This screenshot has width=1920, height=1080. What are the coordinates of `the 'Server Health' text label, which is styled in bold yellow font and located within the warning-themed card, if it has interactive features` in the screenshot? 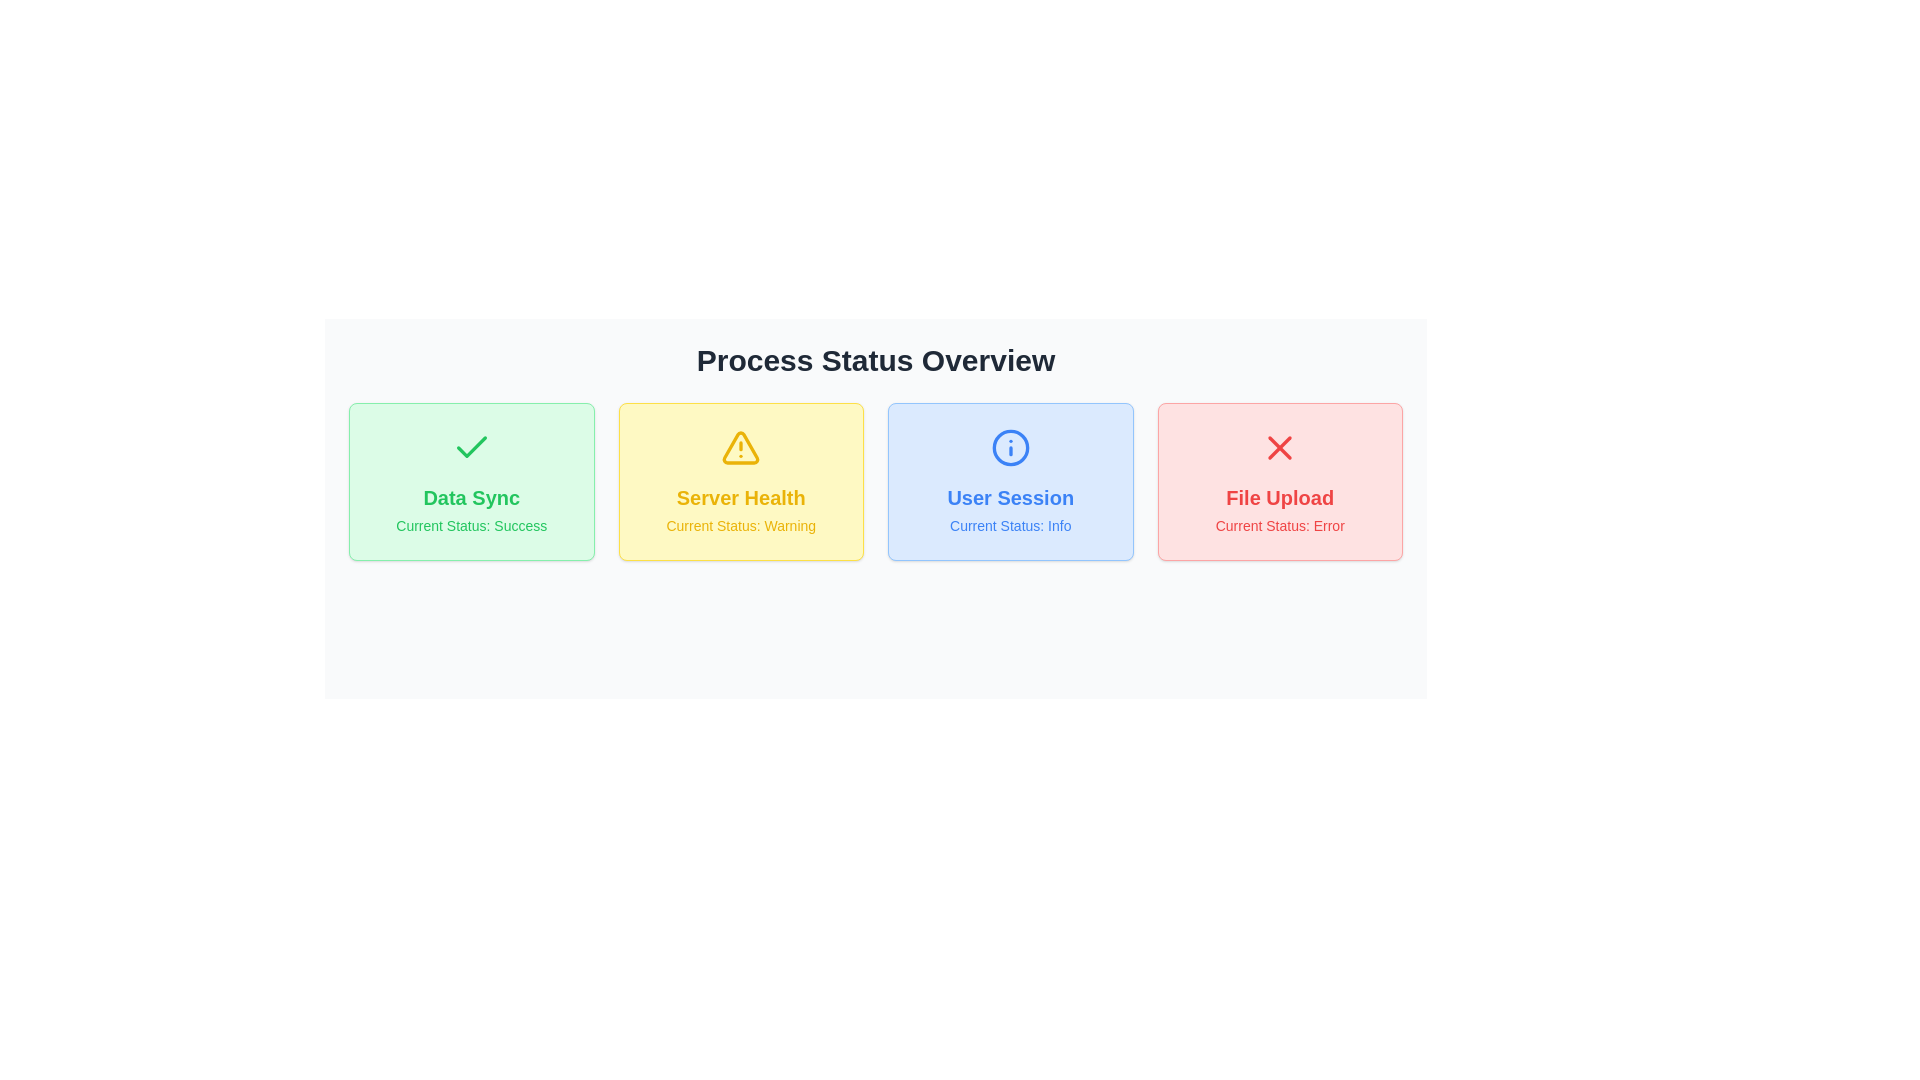 It's located at (740, 496).